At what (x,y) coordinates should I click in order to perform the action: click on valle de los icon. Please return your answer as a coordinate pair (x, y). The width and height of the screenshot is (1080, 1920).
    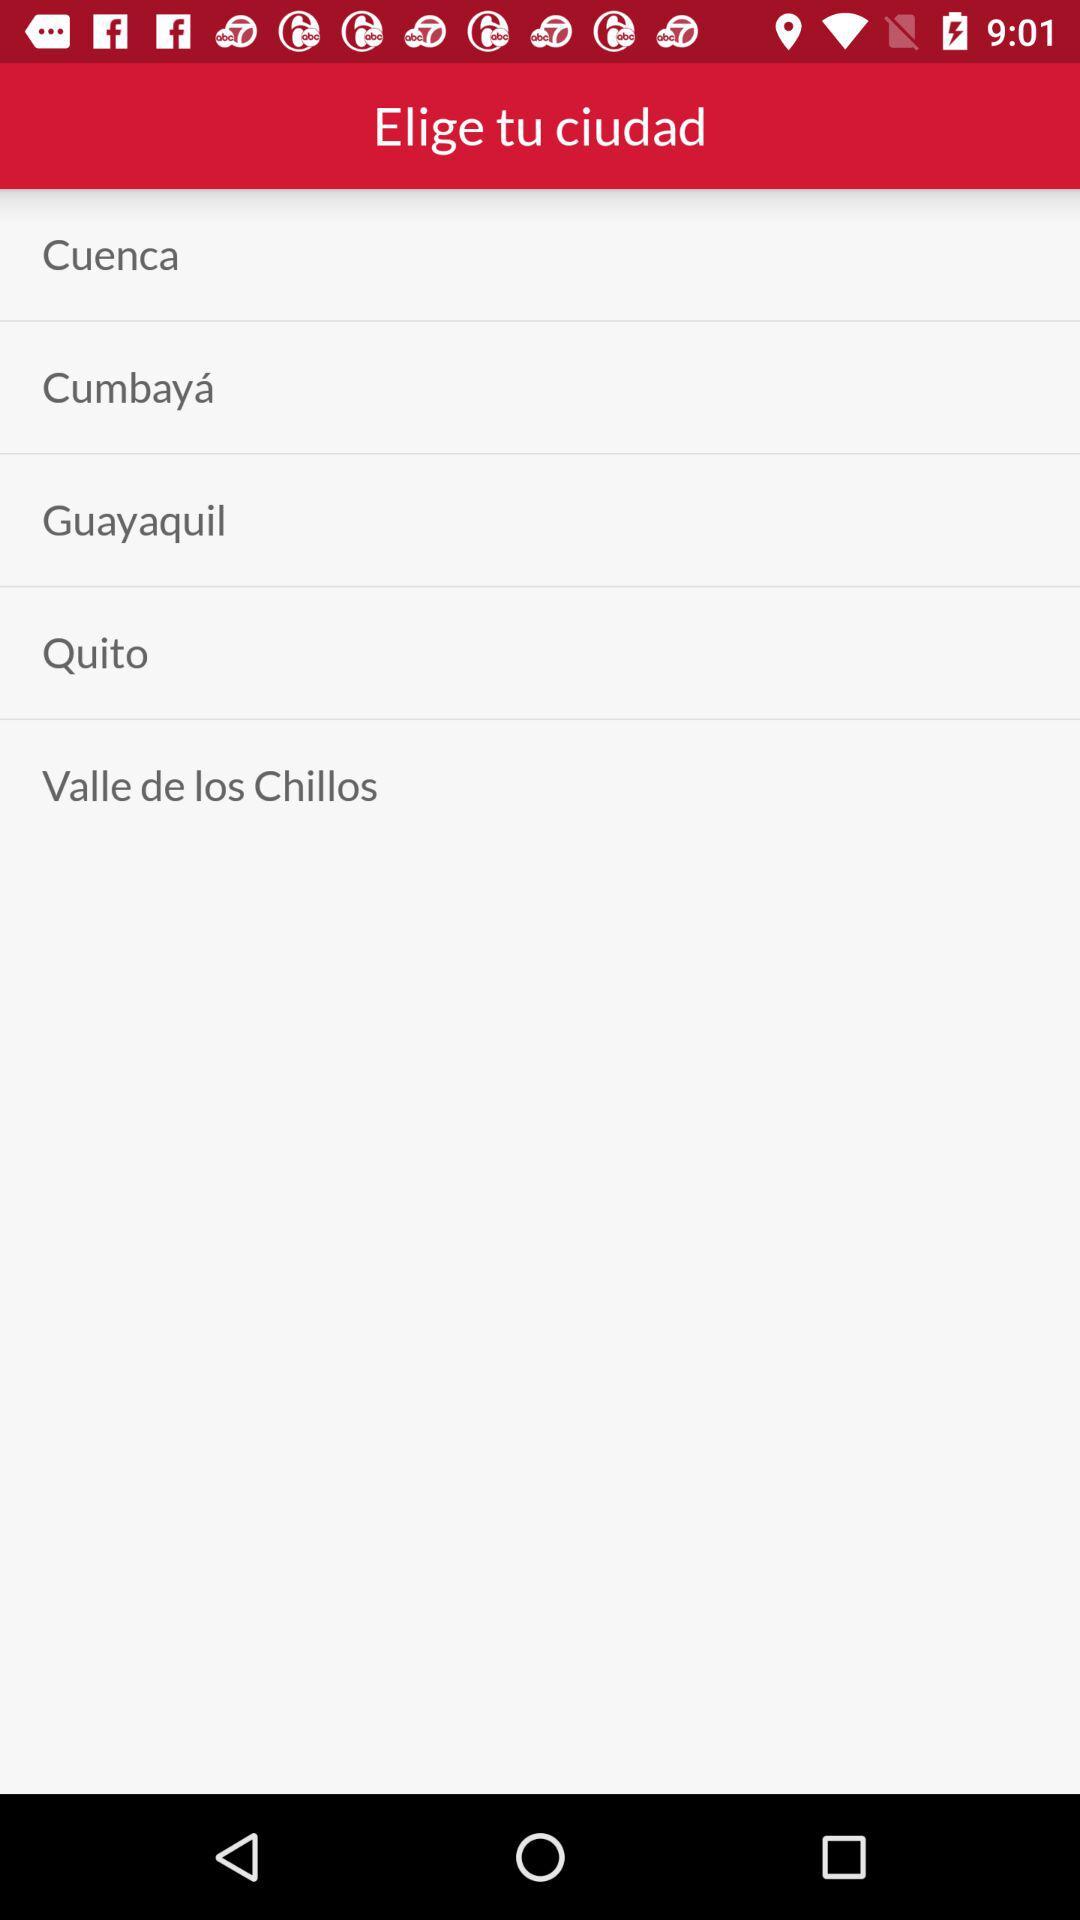
    Looking at the image, I should click on (209, 784).